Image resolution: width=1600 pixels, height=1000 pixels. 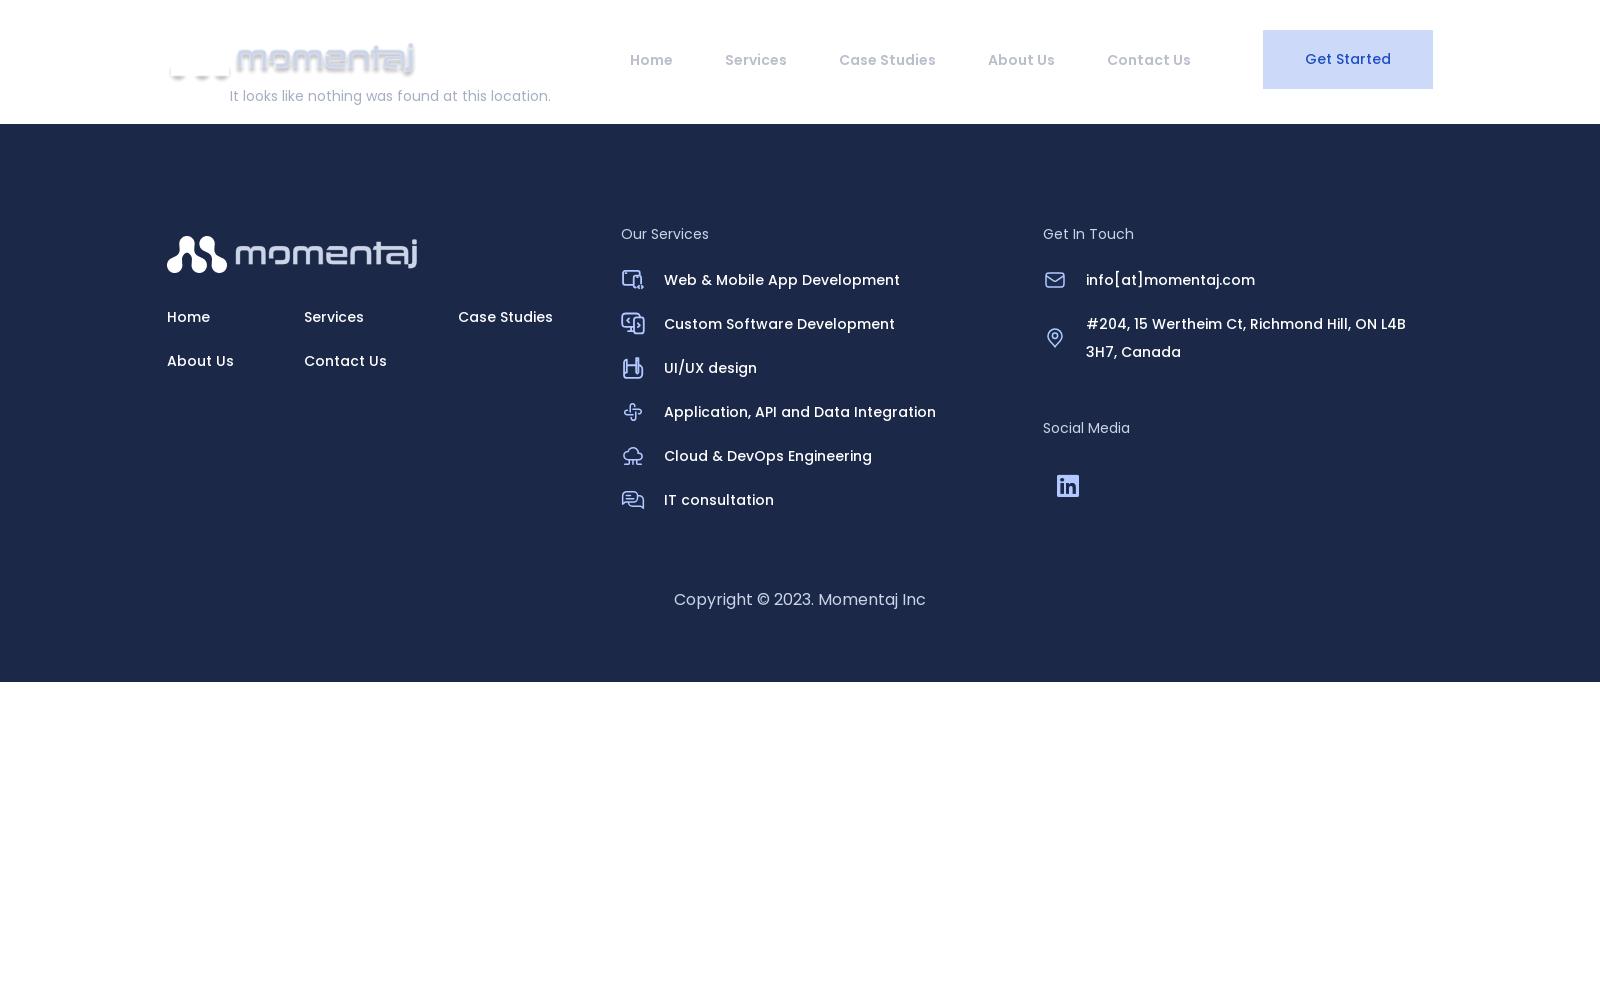 What do you see at coordinates (1169, 280) in the screenshot?
I see `'info[at]momentaj.com'` at bounding box center [1169, 280].